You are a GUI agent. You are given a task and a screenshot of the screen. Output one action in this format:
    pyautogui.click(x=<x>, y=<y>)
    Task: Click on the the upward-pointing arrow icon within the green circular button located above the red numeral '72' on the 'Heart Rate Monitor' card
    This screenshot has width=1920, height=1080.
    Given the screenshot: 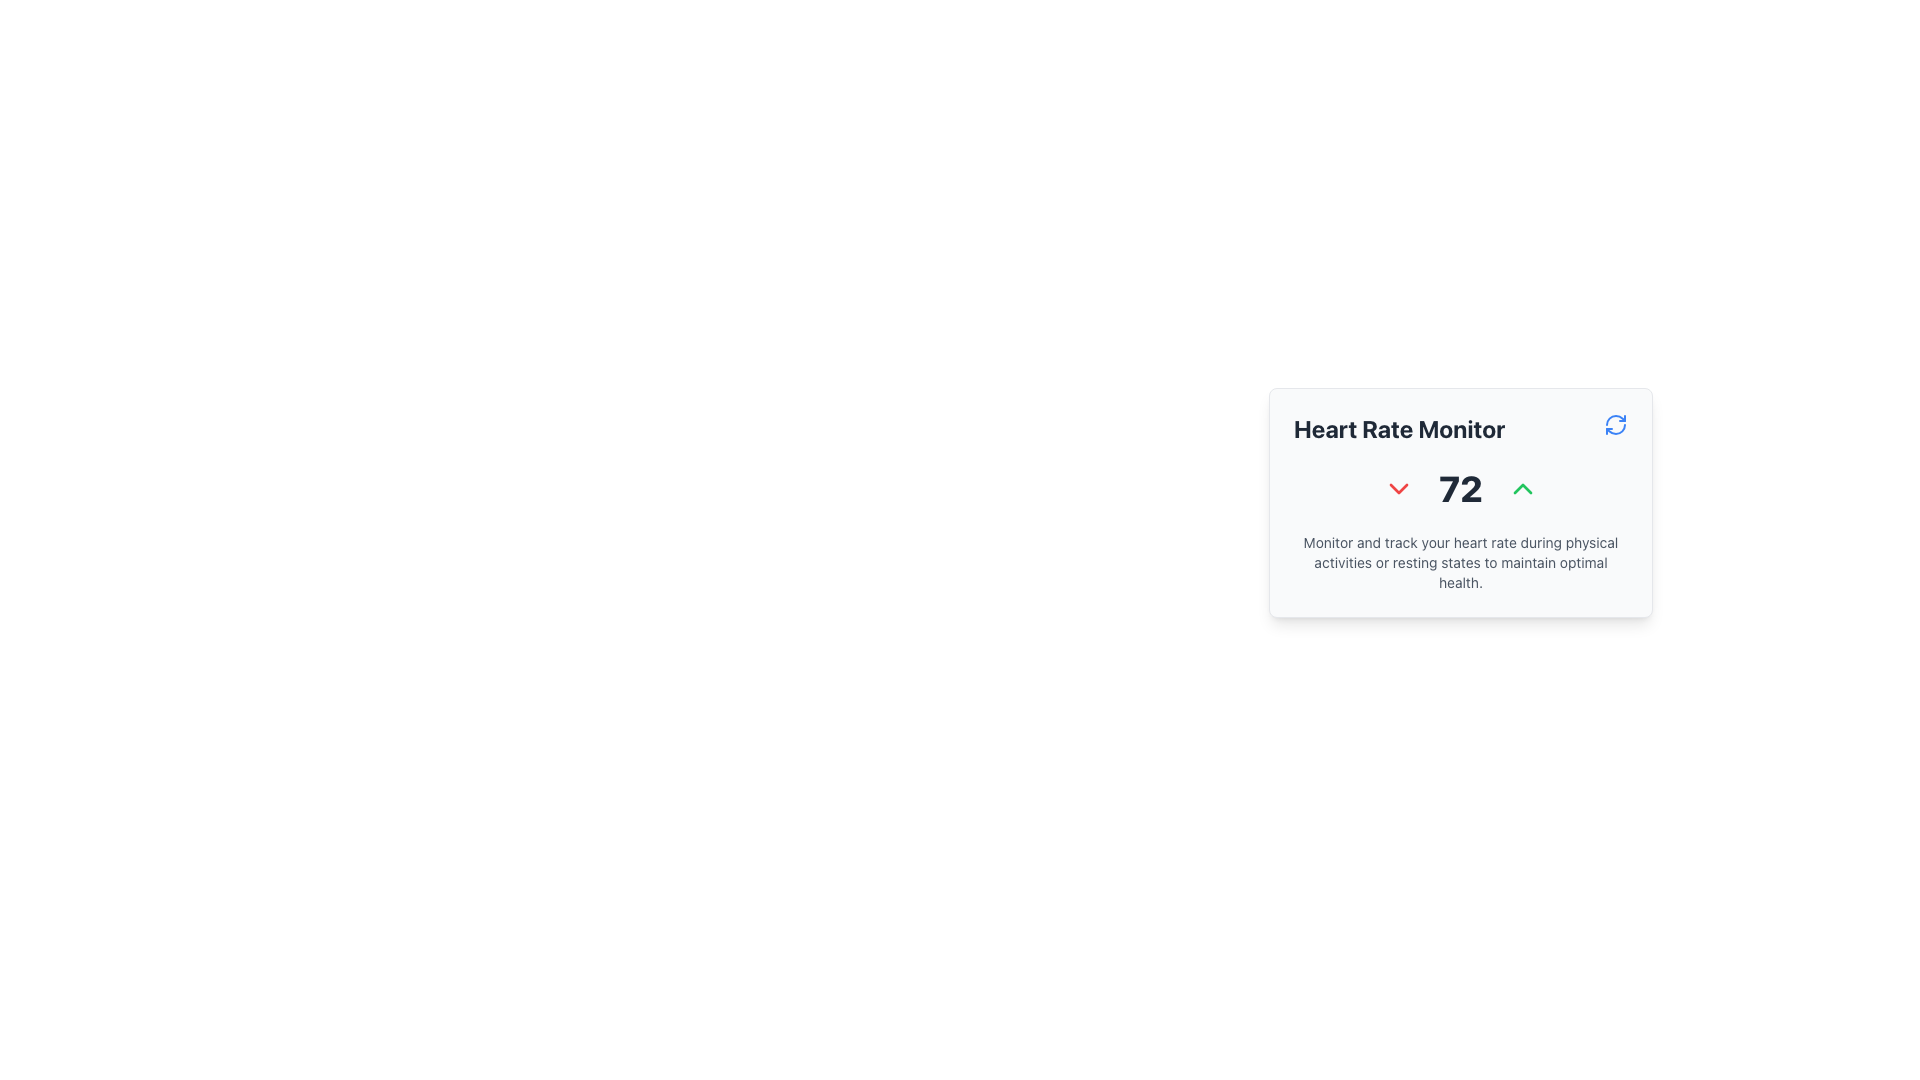 What is the action you would take?
    pyautogui.click(x=1521, y=489)
    